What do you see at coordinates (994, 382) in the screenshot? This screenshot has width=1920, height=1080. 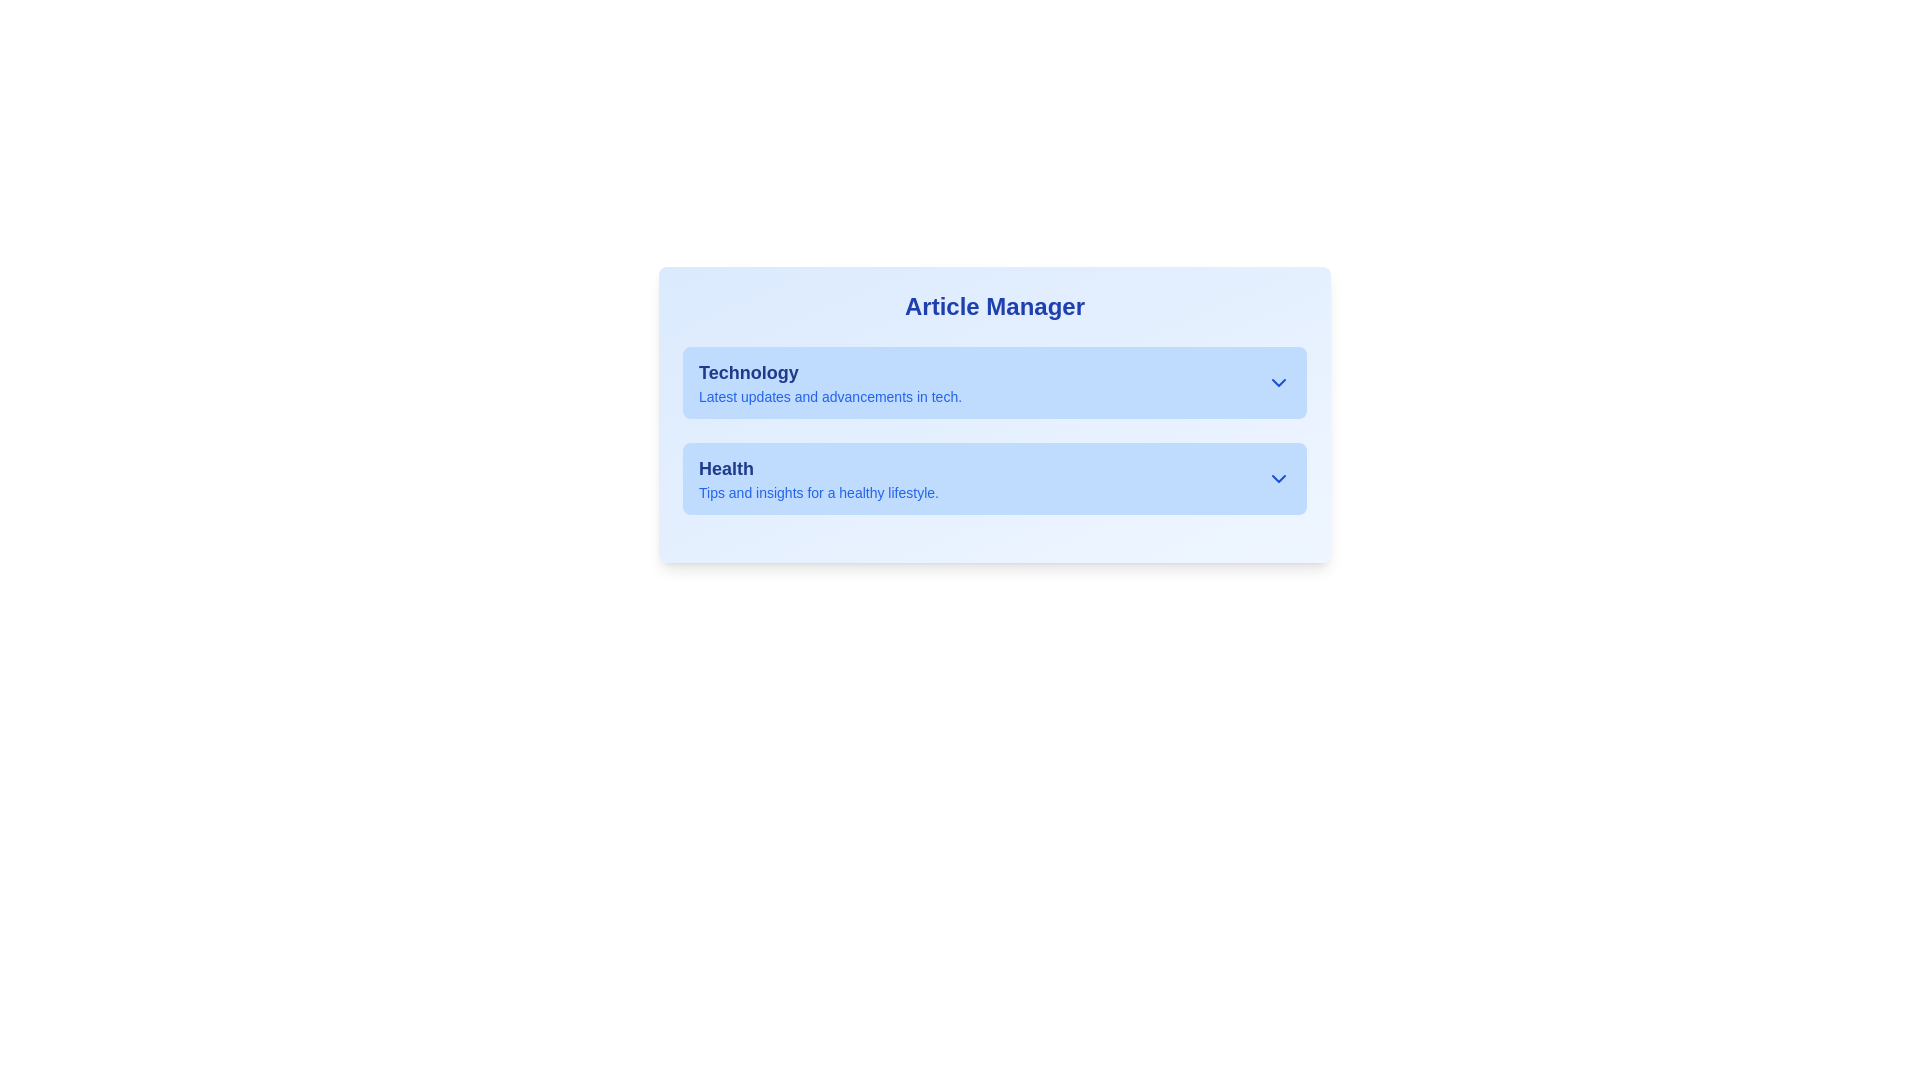 I see `the category selector titled 'Technology' with a light blue background` at bounding box center [994, 382].